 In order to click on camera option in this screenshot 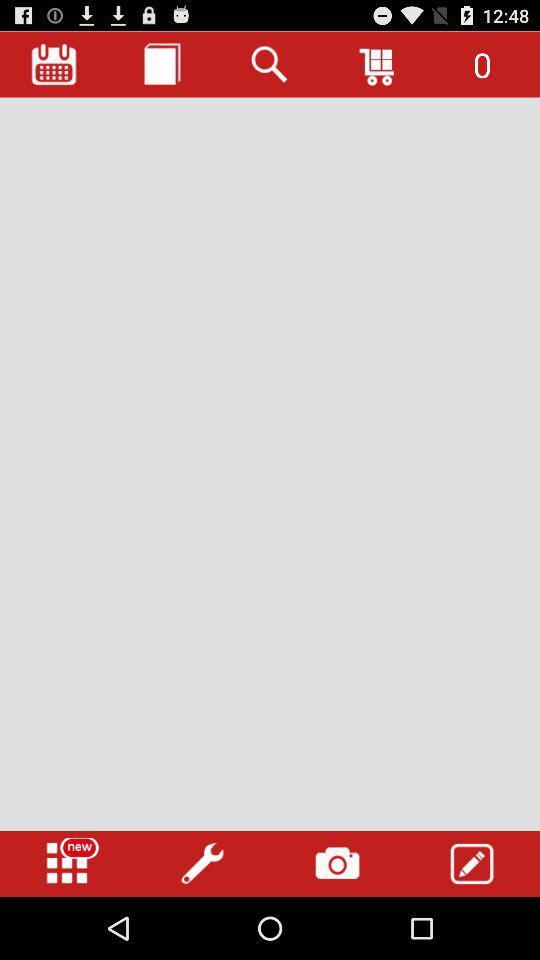, I will do `click(337, 863)`.